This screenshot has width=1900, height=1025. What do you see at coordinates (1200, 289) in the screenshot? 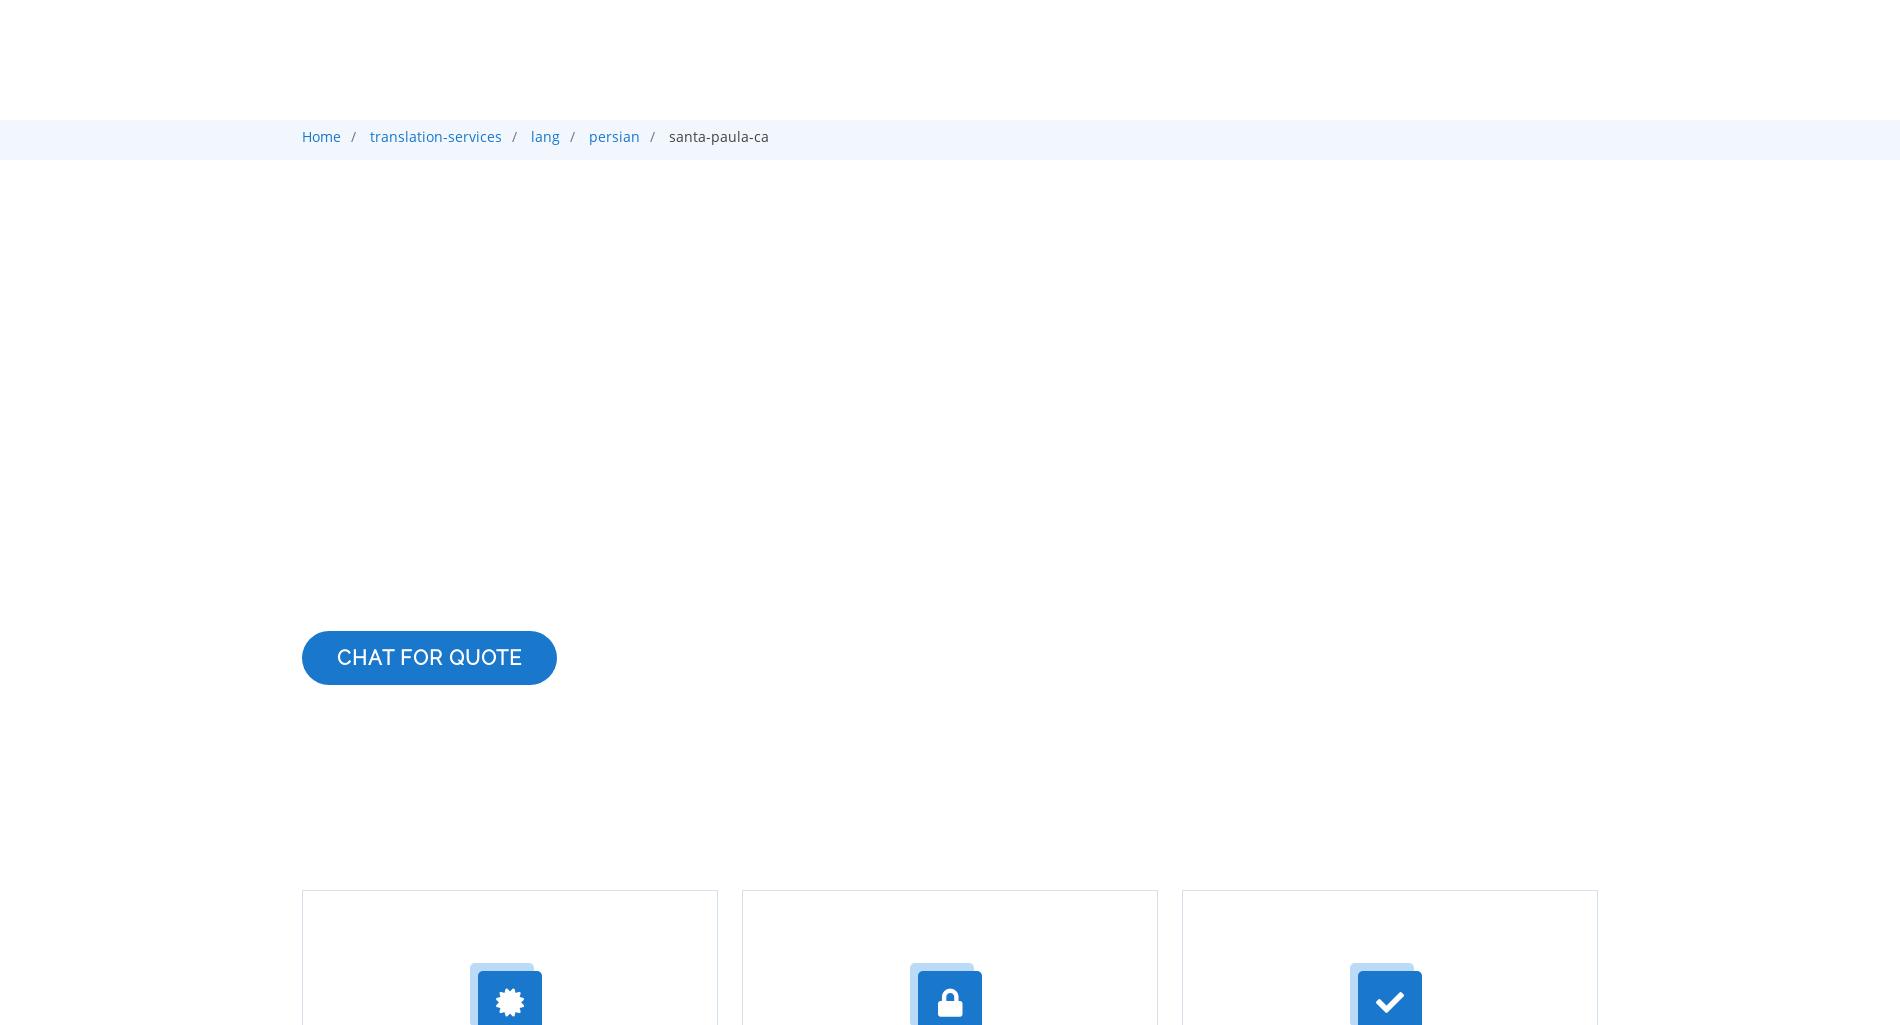
I see `'Voice Over'` at bounding box center [1200, 289].